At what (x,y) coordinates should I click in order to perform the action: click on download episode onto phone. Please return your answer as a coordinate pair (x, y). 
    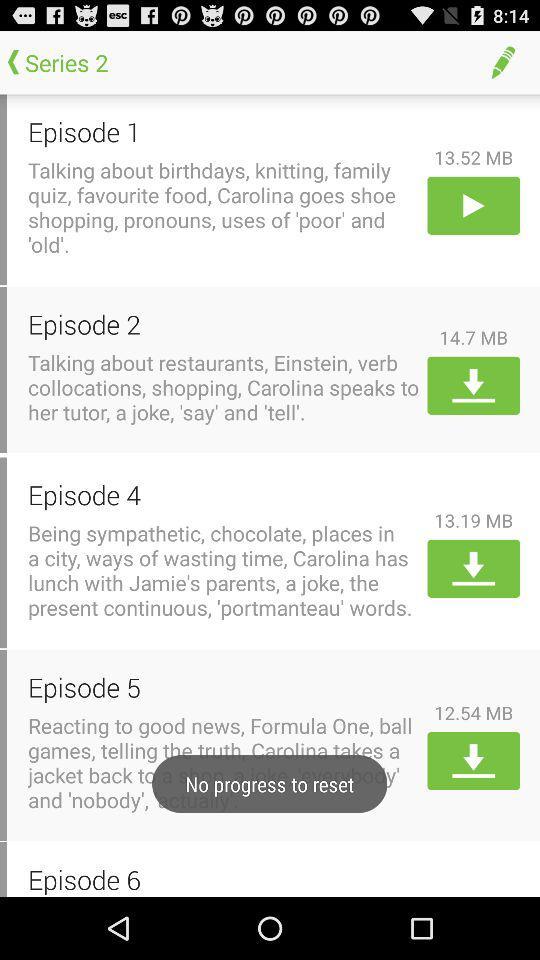
    Looking at the image, I should click on (472, 384).